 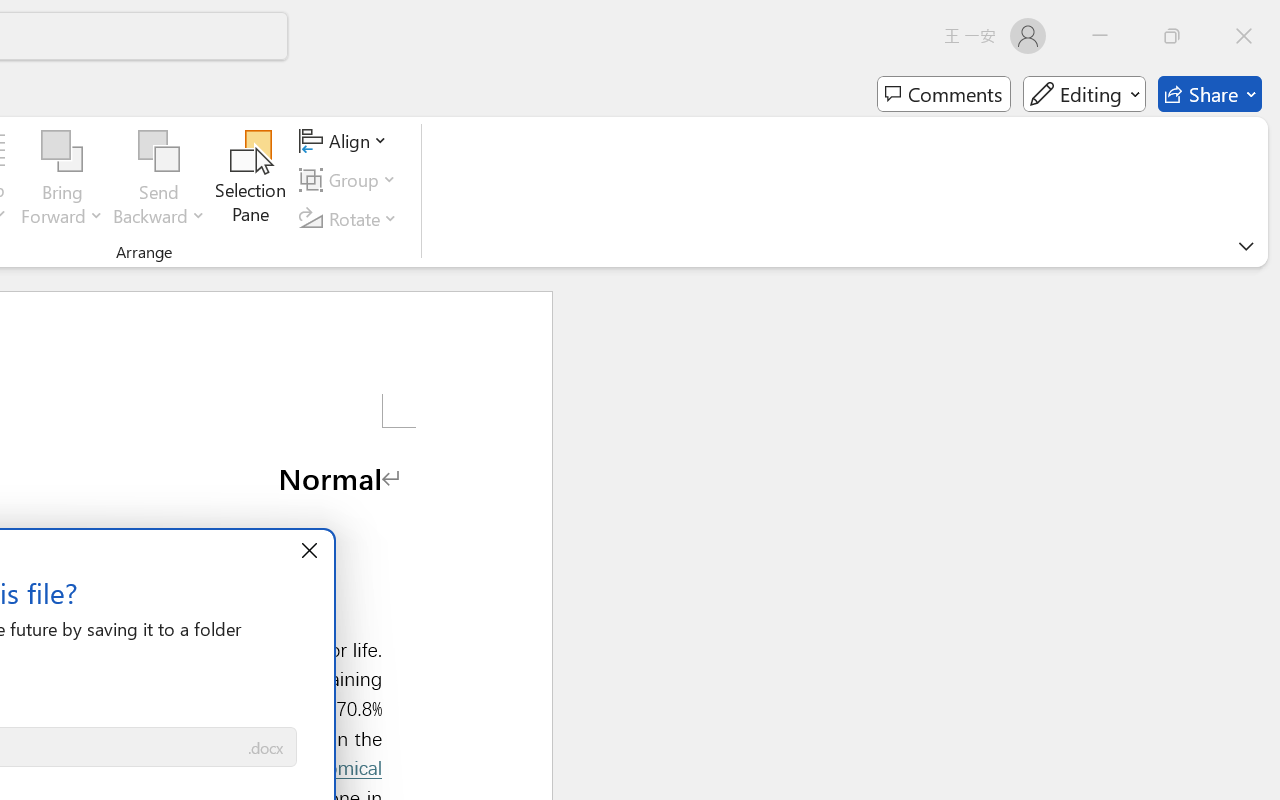 What do you see at coordinates (351, 179) in the screenshot?
I see `'Group'` at bounding box center [351, 179].